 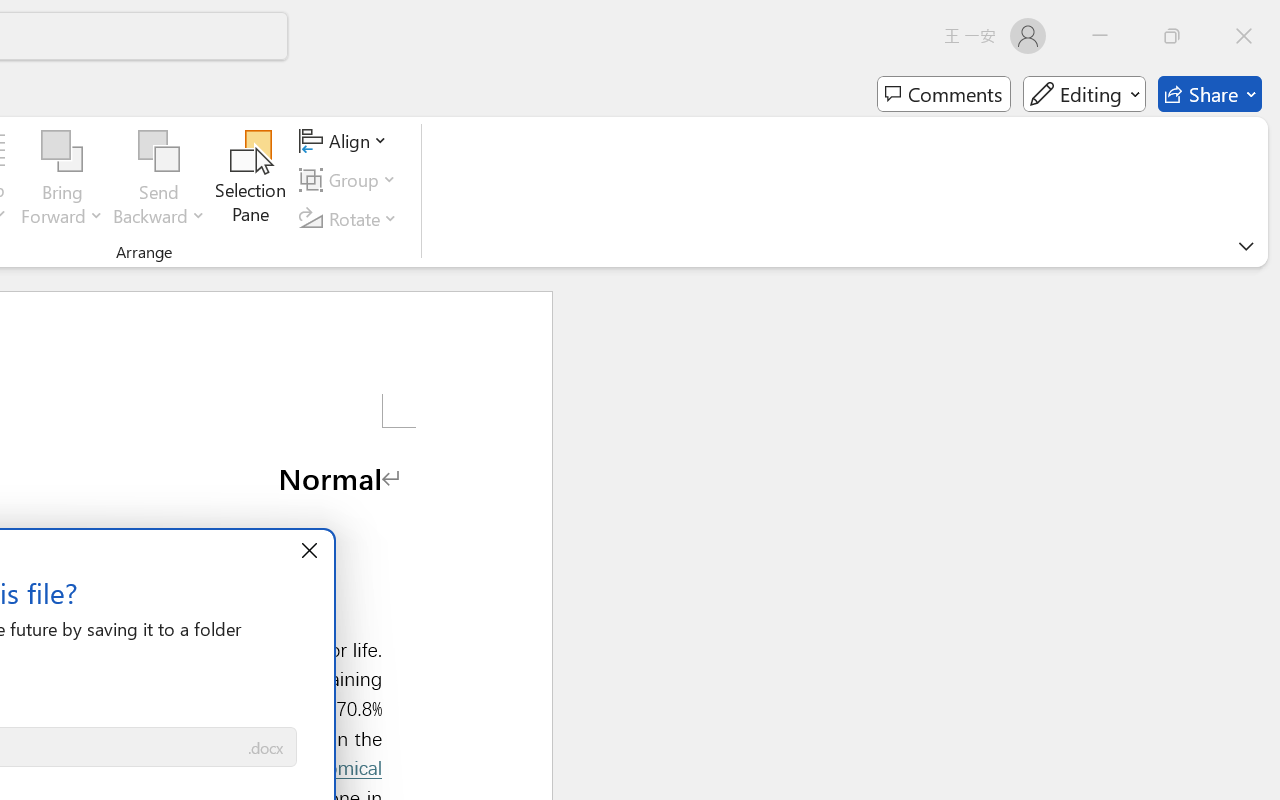 What do you see at coordinates (351, 179) in the screenshot?
I see `'Group'` at bounding box center [351, 179].